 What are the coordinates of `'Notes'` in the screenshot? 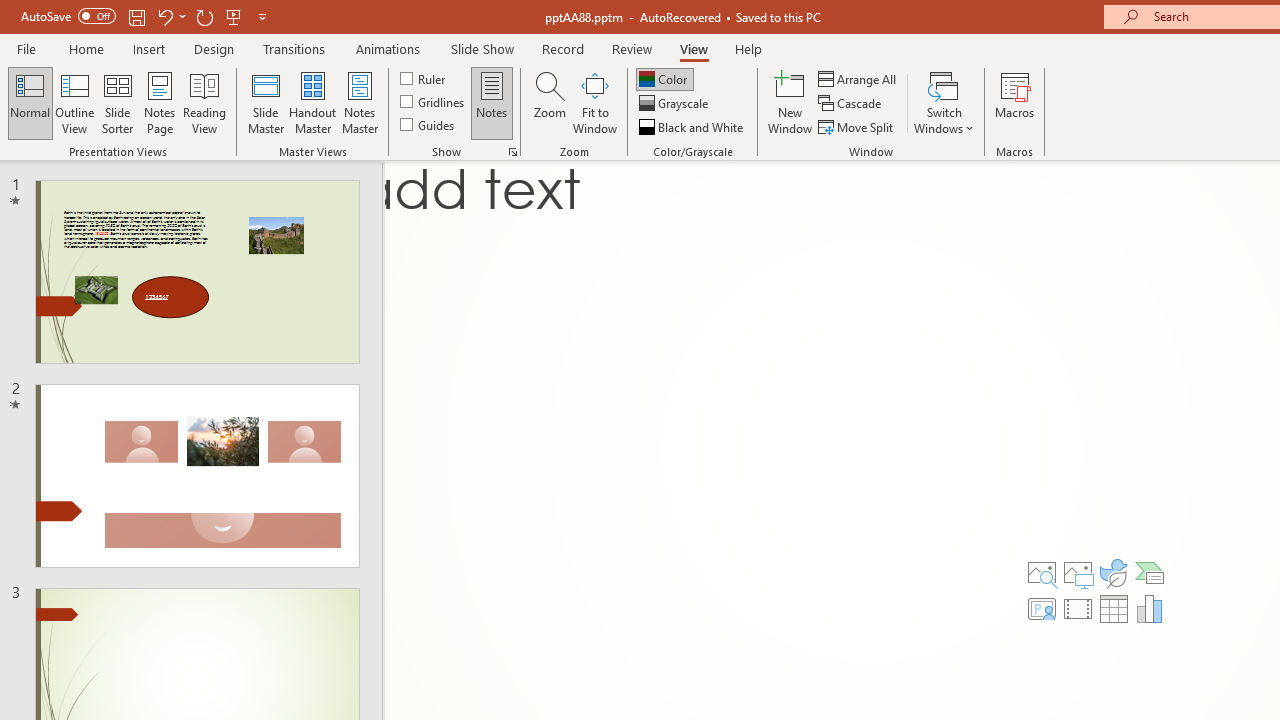 It's located at (492, 103).